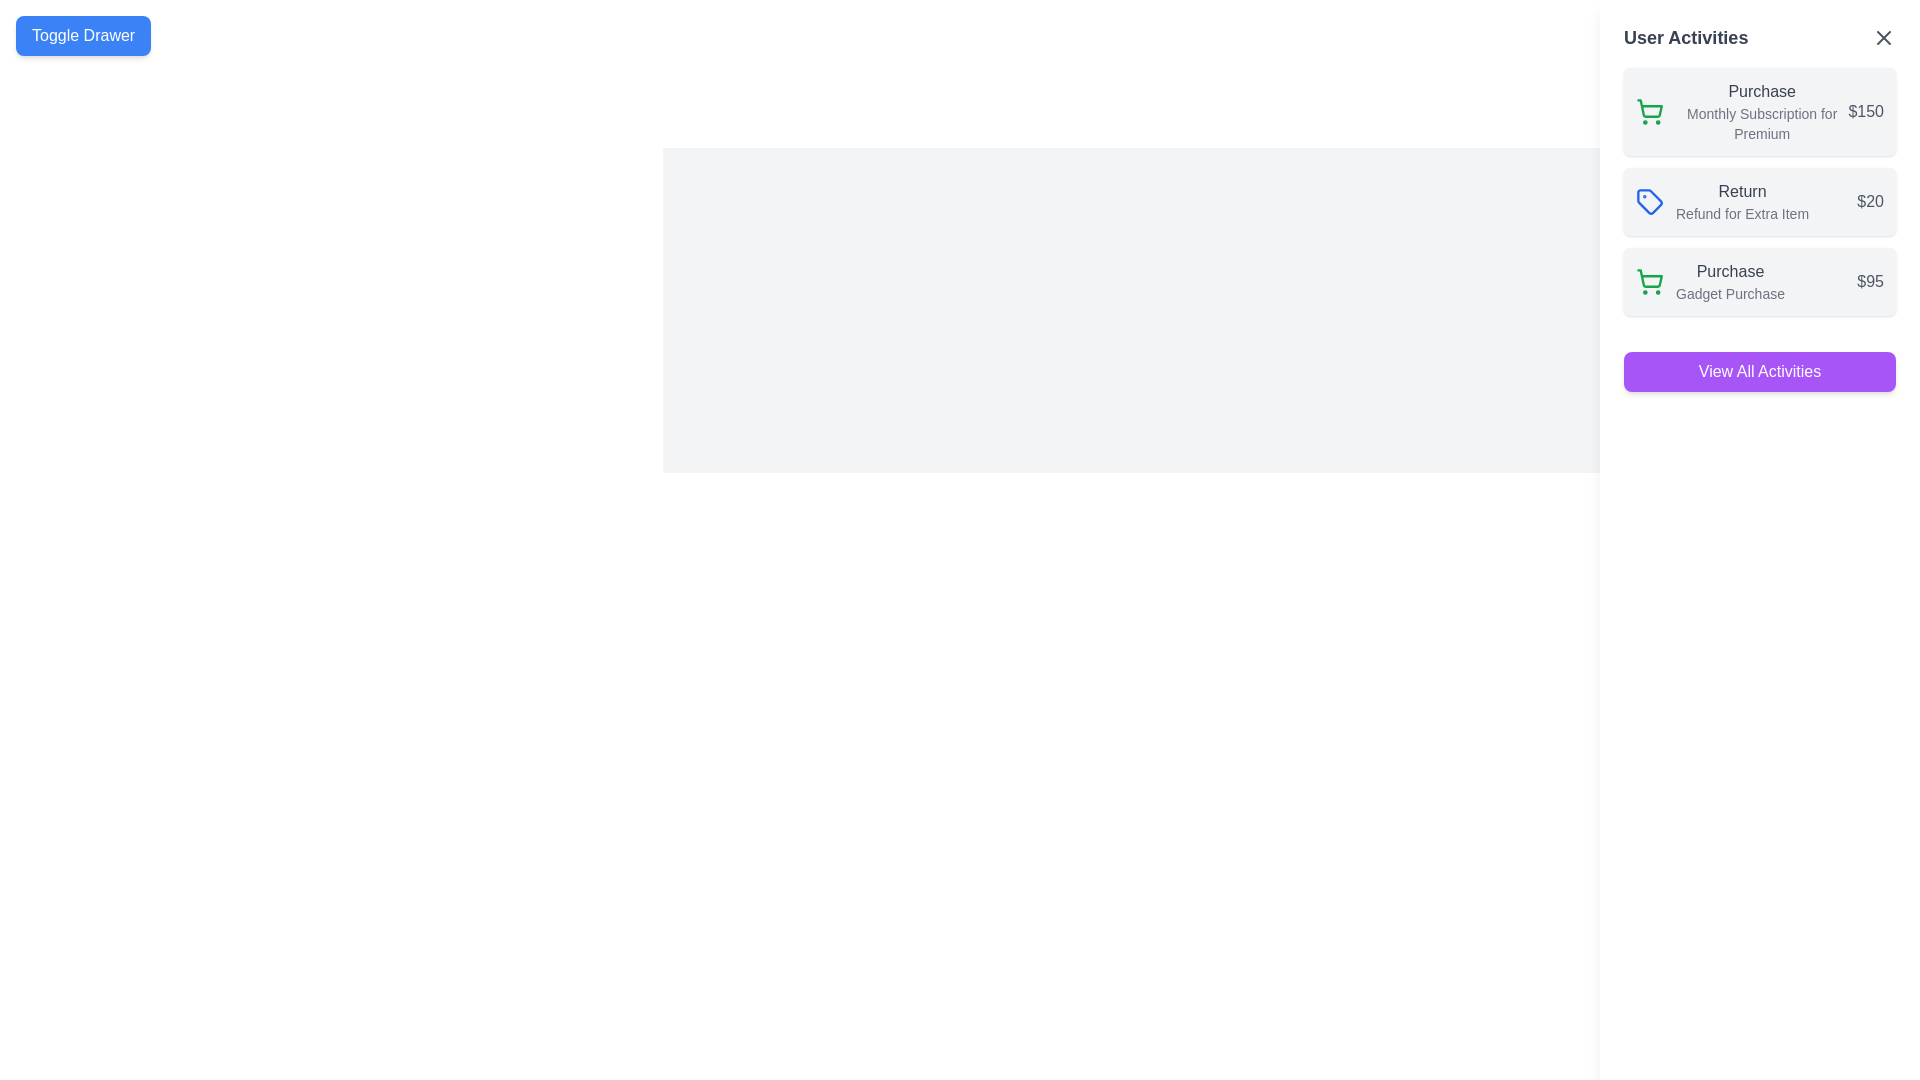  I want to click on the top-left diagonal stroke of the 'X' icon, which is styled in dark color and located in the top-right corner of the 'User Activities' panel header, serving as a close or dismiss button, so click(1882, 38).